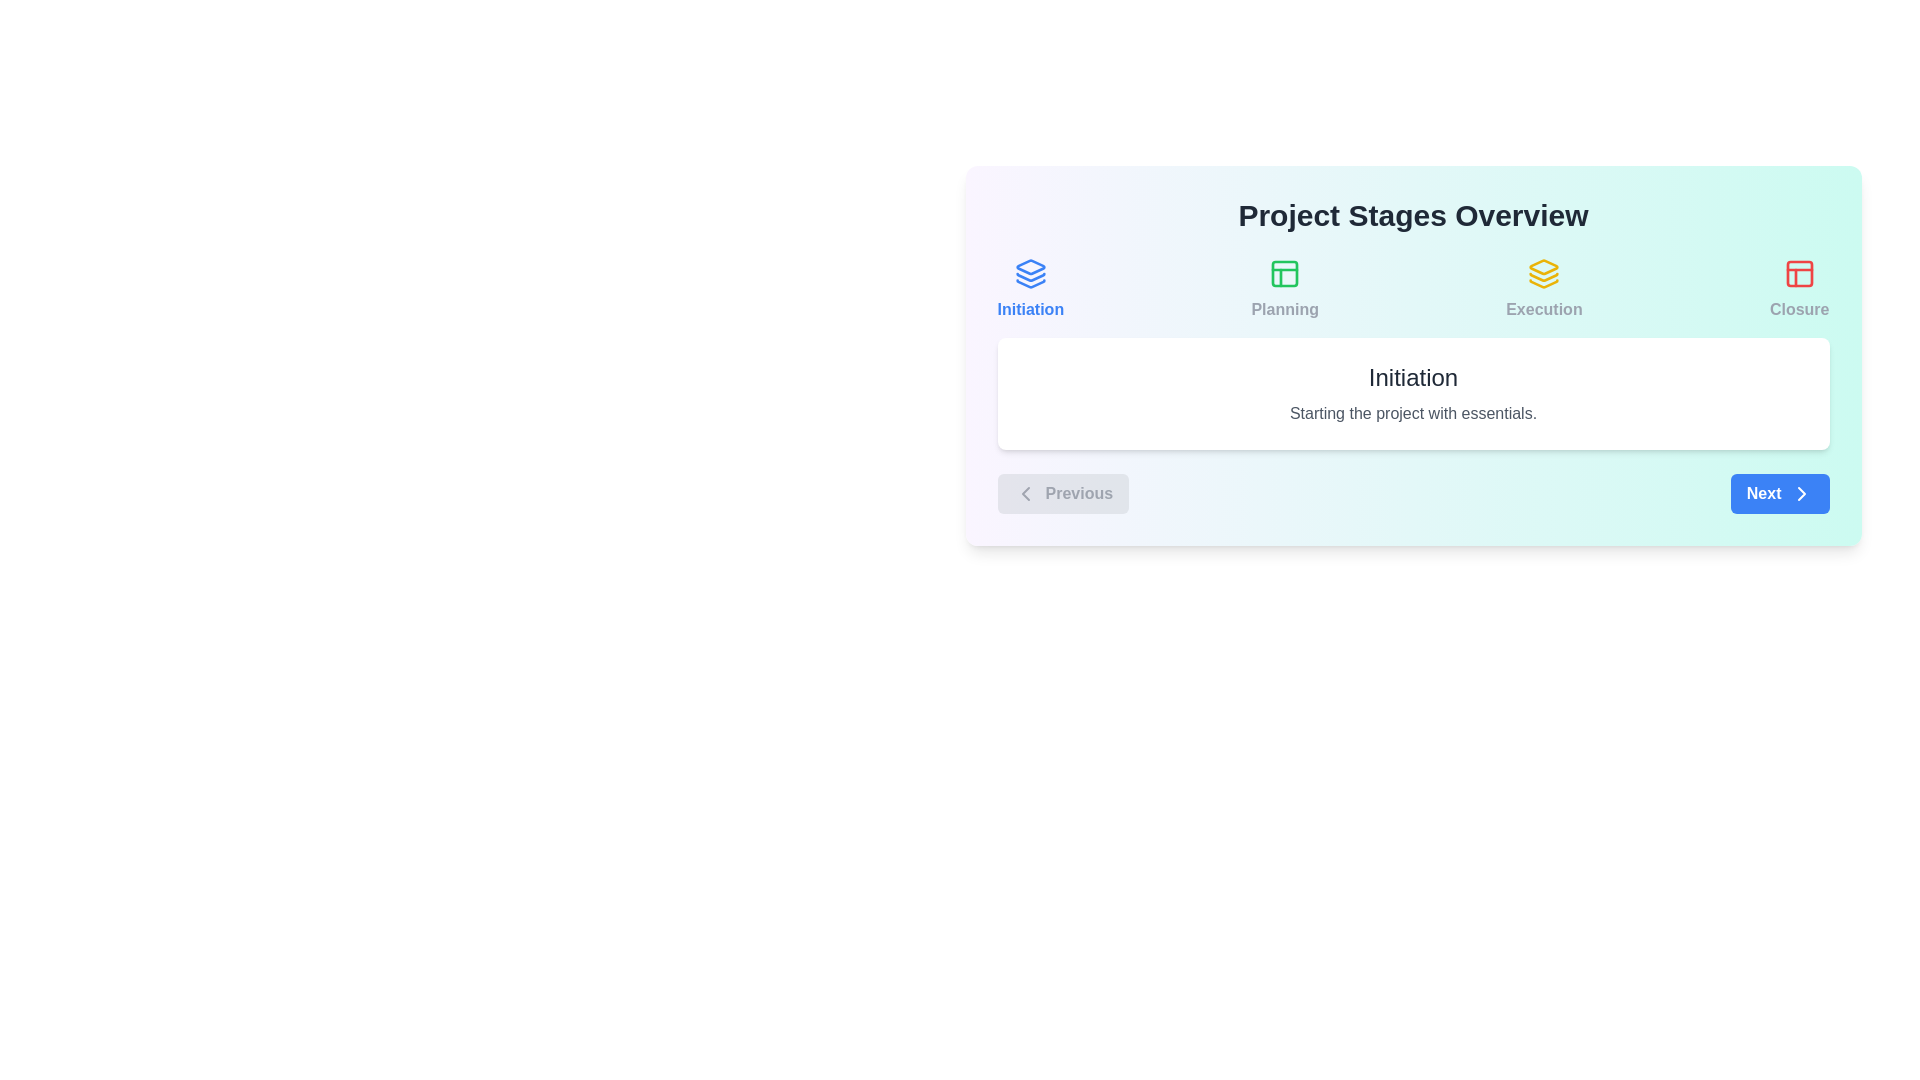 The height and width of the screenshot is (1080, 1920). What do you see at coordinates (1543, 309) in the screenshot?
I see `the text label displaying 'Execution' in gray font, located below a yellow icon in a navigation interface` at bounding box center [1543, 309].